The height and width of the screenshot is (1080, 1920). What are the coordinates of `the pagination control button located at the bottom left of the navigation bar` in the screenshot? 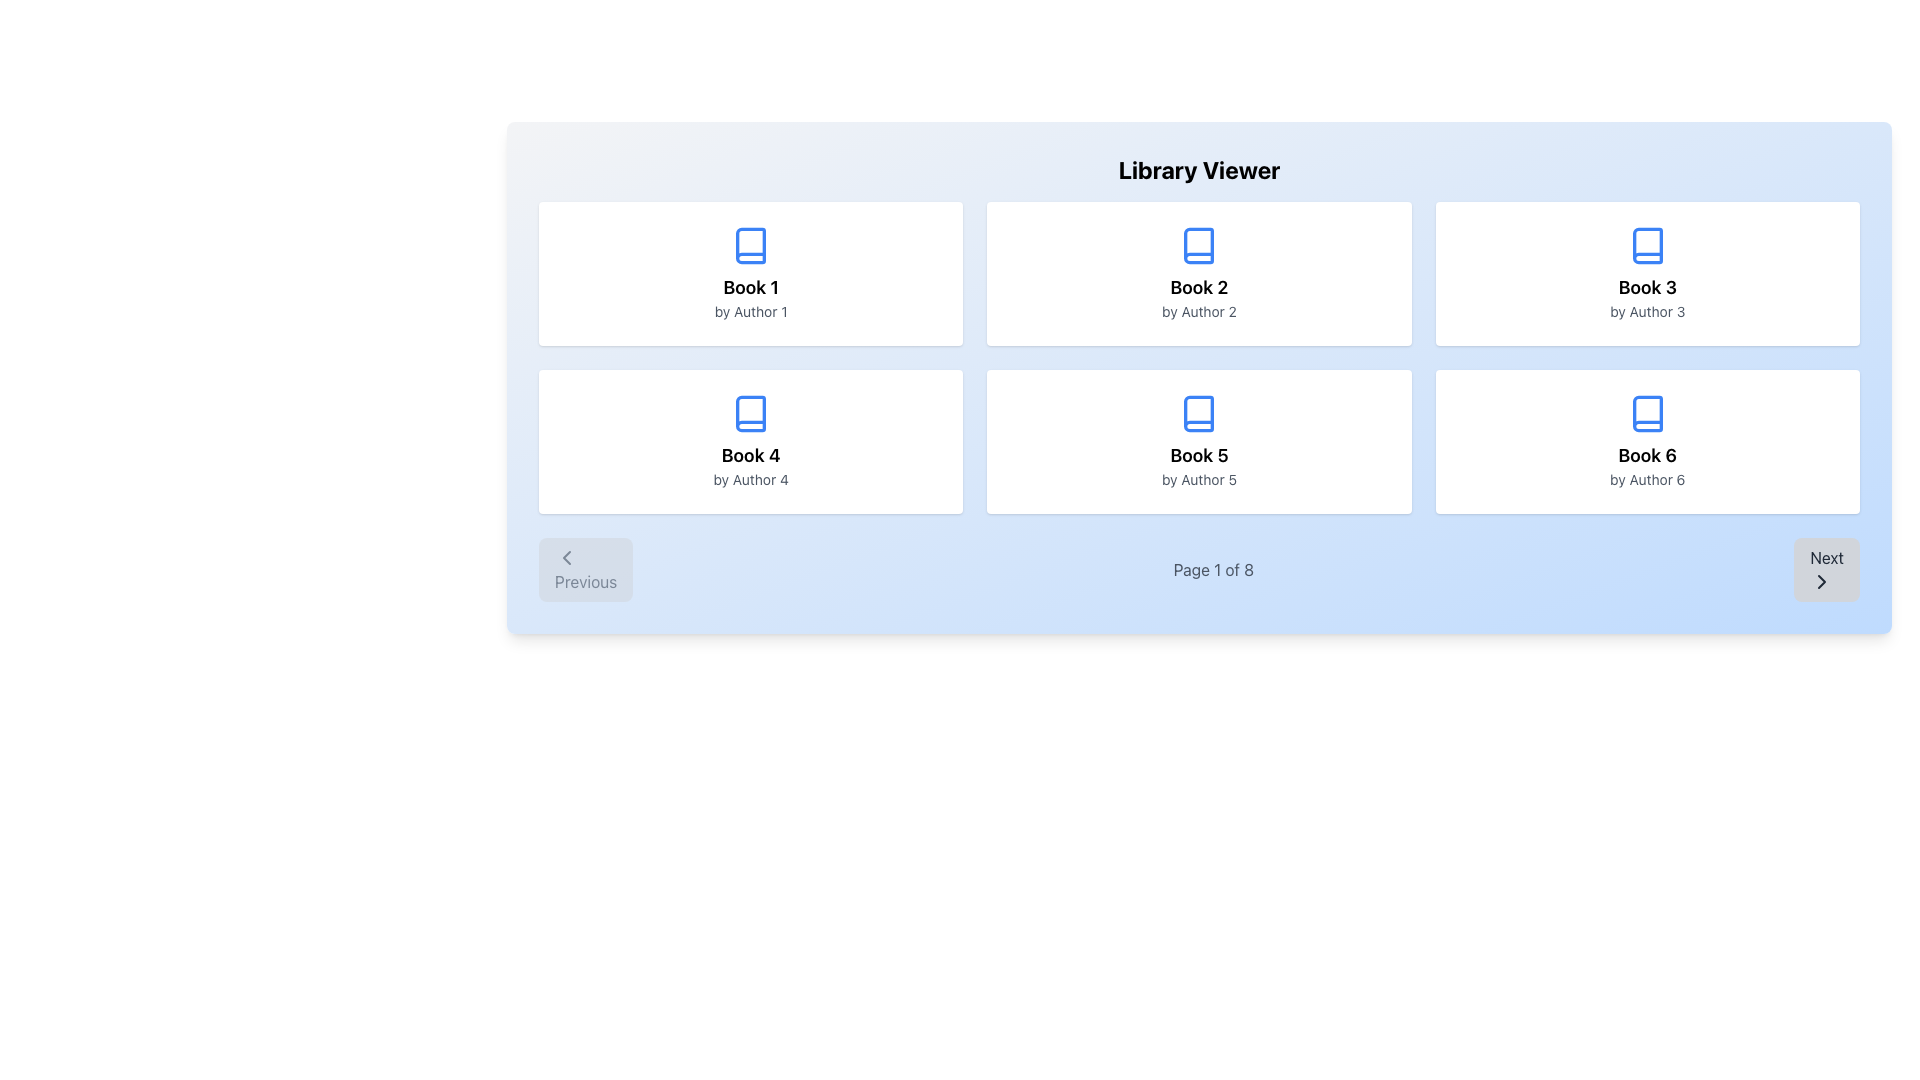 It's located at (585, 570).